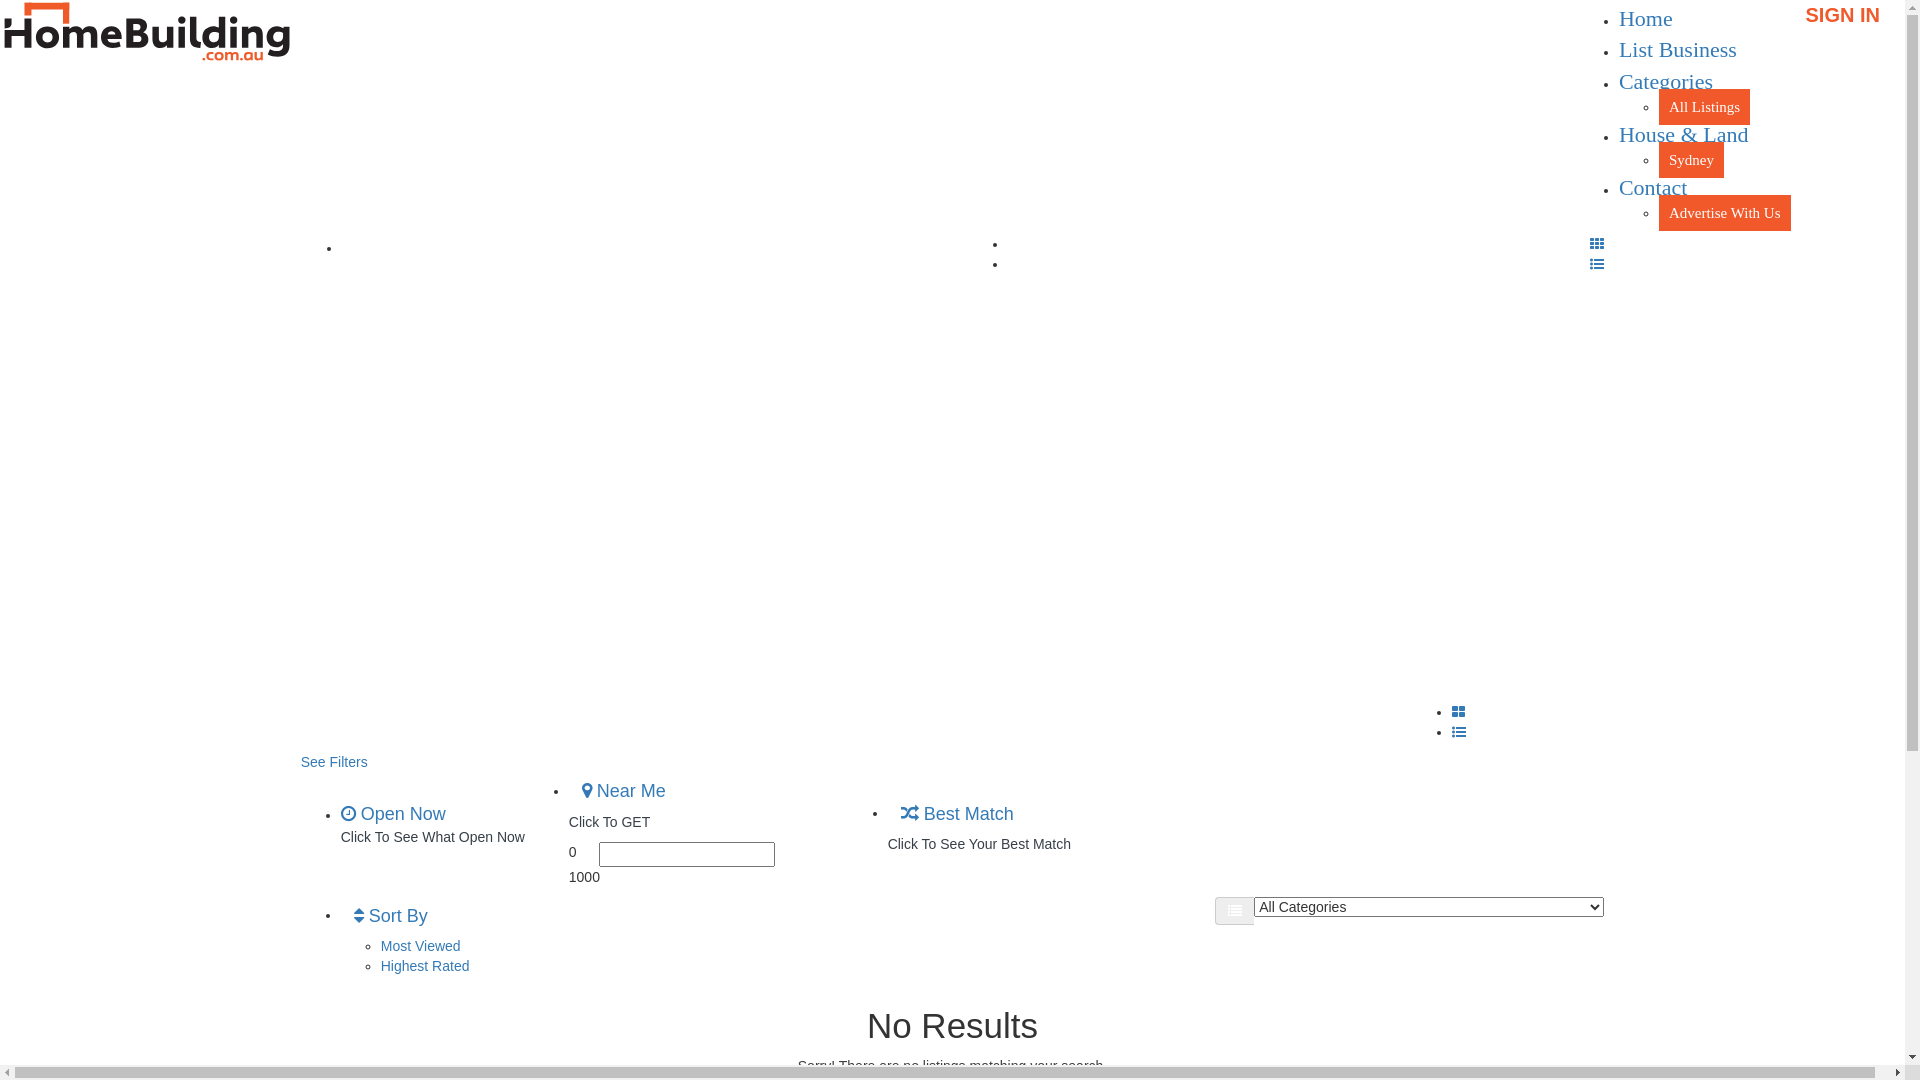 This screenshot has width=1920, height=1080. Describe the element at coordinates (1665, 80) in the screenshot. I see `'Categories'` at that location.